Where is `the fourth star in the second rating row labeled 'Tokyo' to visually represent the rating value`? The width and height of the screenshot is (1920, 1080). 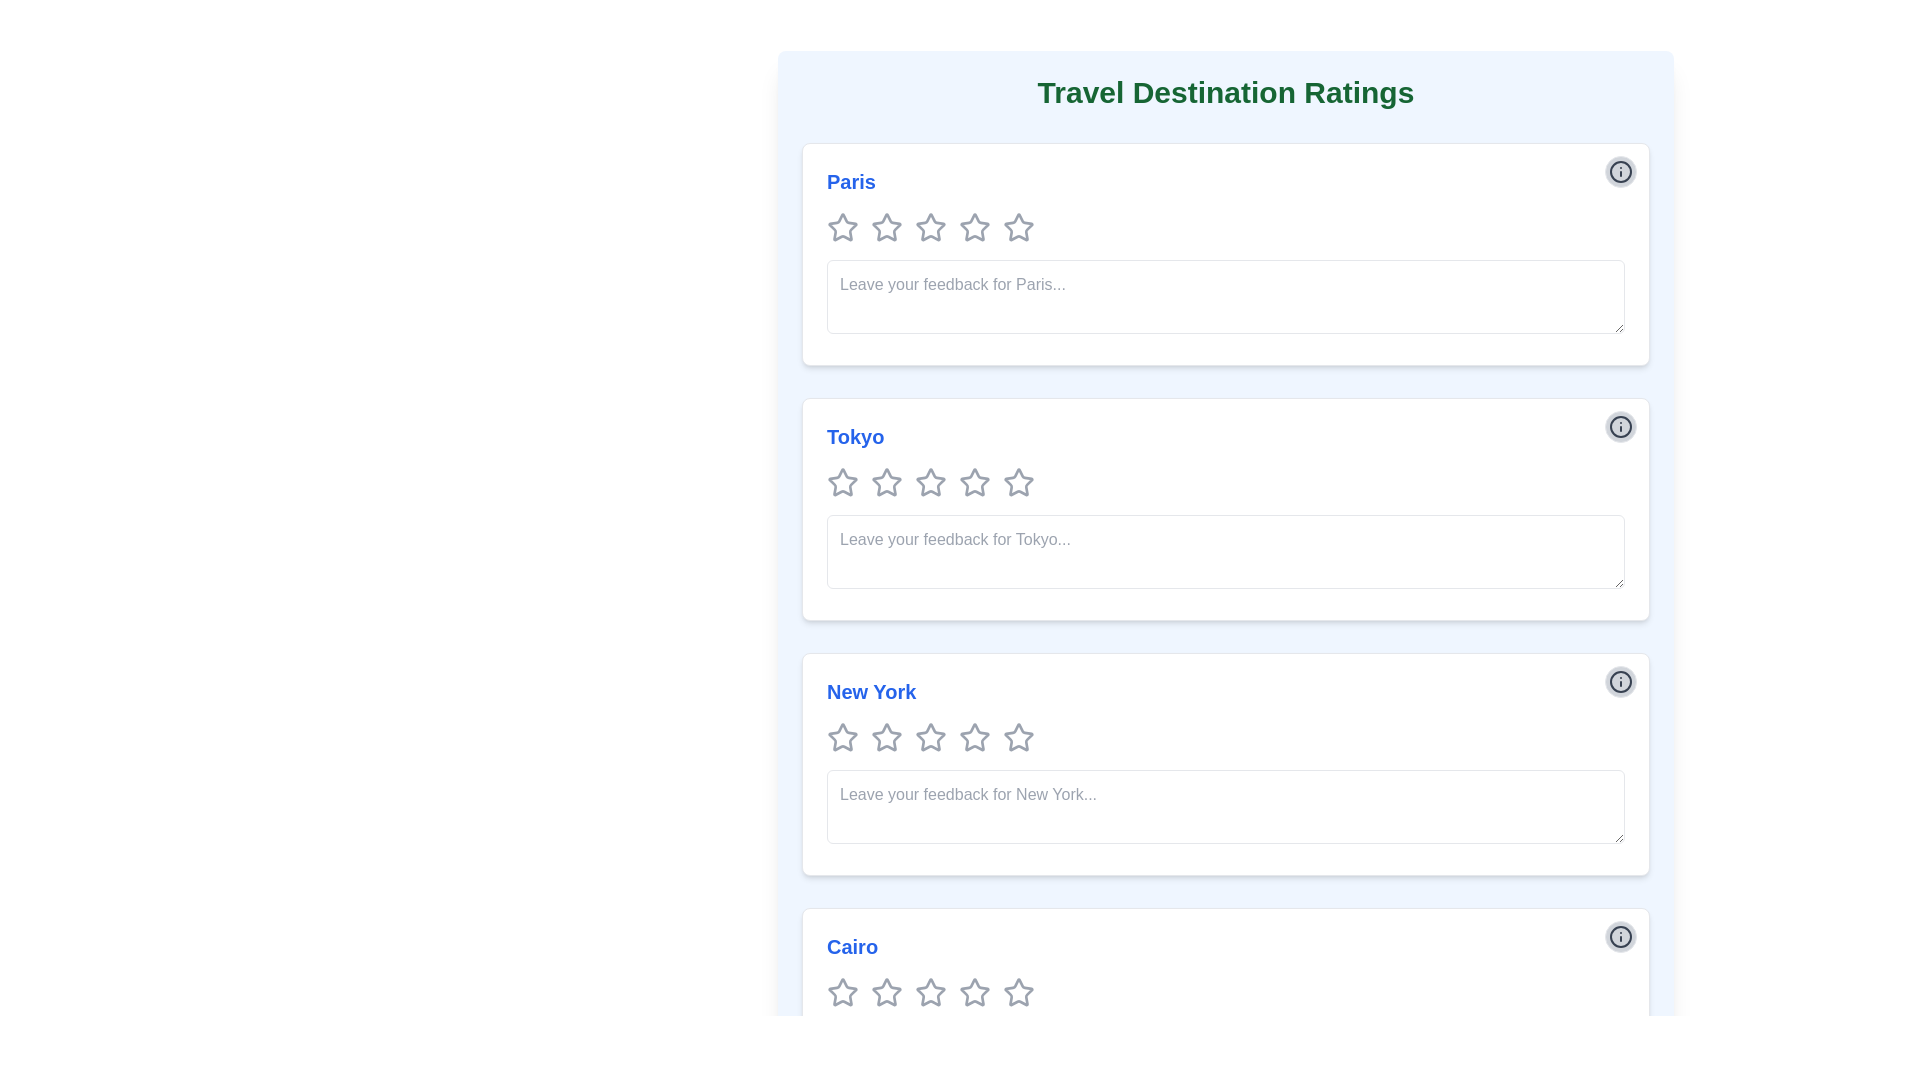
the fourth star in the second rating row labeled 'Tokyo' to visually represent the rating value is located at coordinates (974, 482).